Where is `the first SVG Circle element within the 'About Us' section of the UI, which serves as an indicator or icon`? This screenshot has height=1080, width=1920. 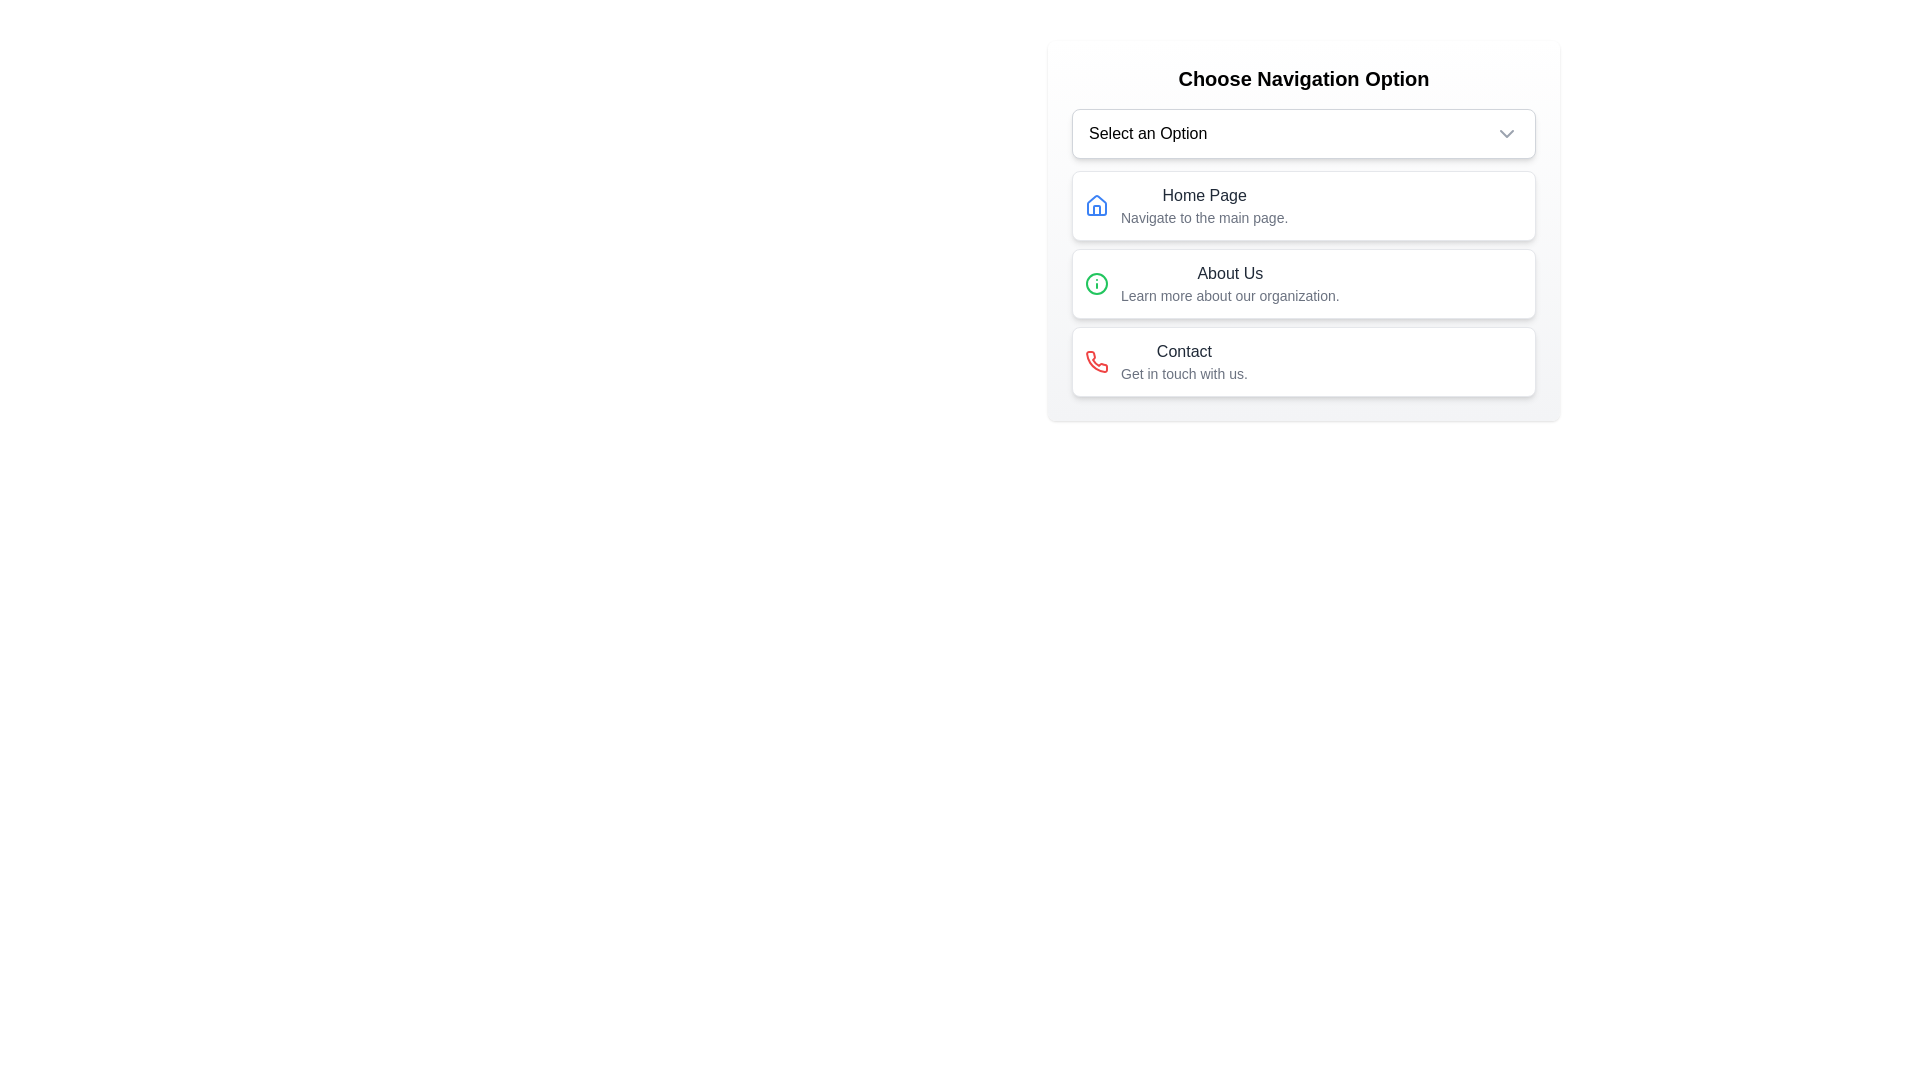 the first SVG Circle element within the 'About Us' section of the UI, which serves as an indicator or icon is located at coordinates (1096, 284).